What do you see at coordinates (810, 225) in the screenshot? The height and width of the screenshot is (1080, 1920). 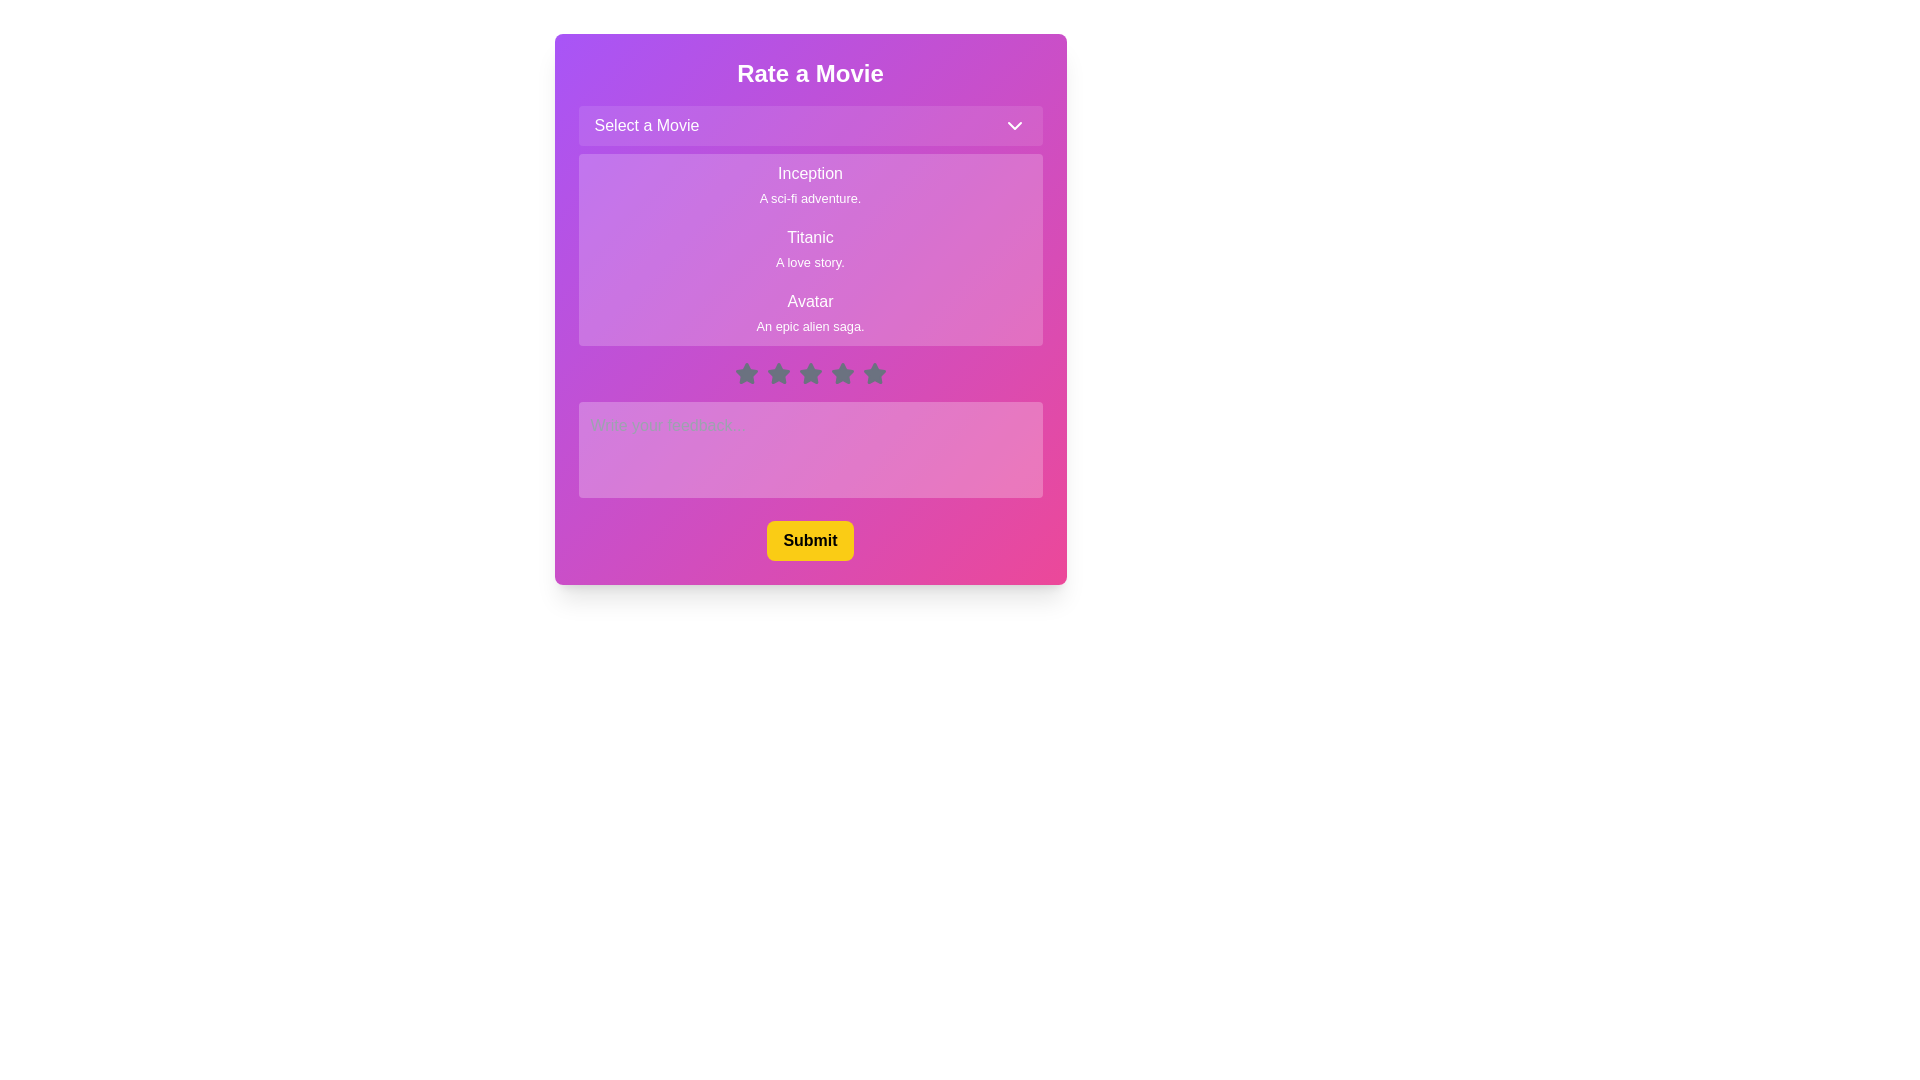 I see `the movie title in the dropdown menu that lists 'Inception', 'Titanic', and 'Avatar'` at bounding box center [810, 225].